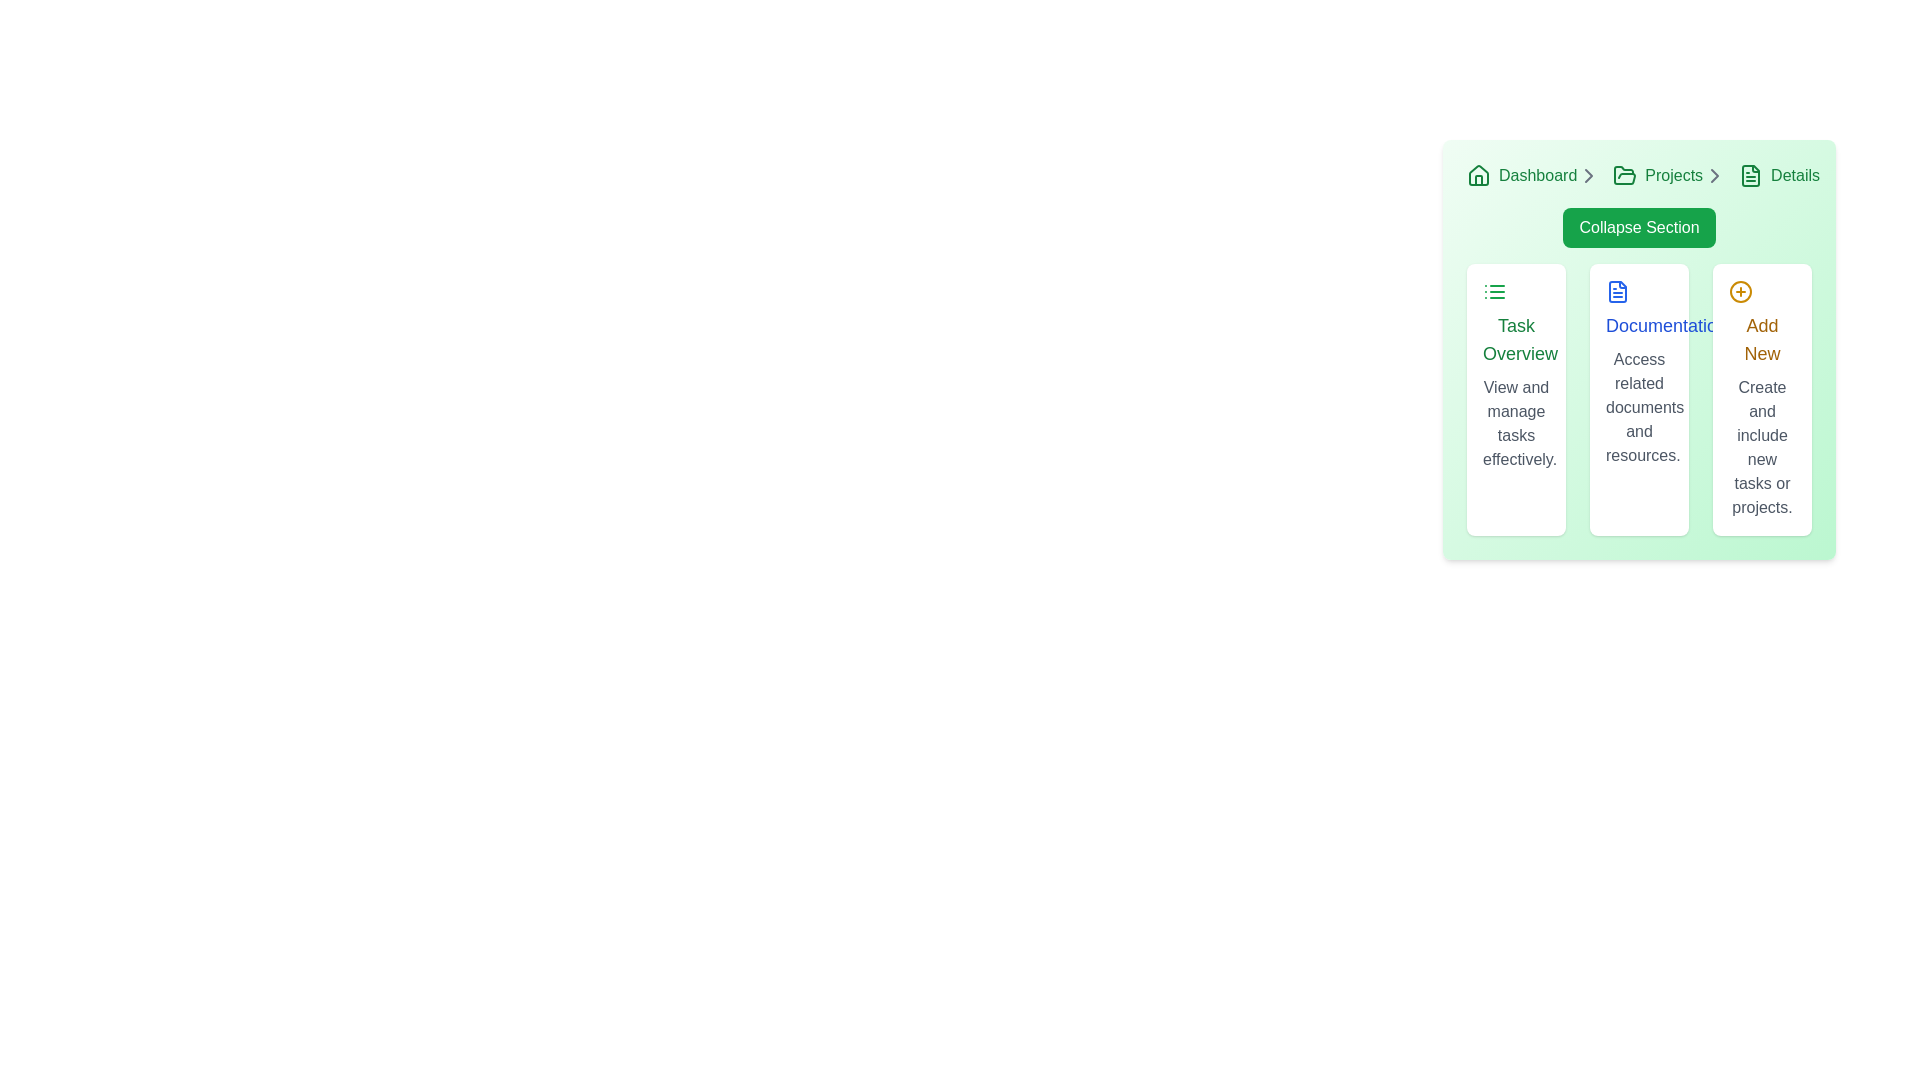  Describe the element at coordinates (1639, 407) in the screenshot. I see `static text label providing additional context for accessing documentation, located below the header 'Documentation' in the second column of feature boxes` at that location.